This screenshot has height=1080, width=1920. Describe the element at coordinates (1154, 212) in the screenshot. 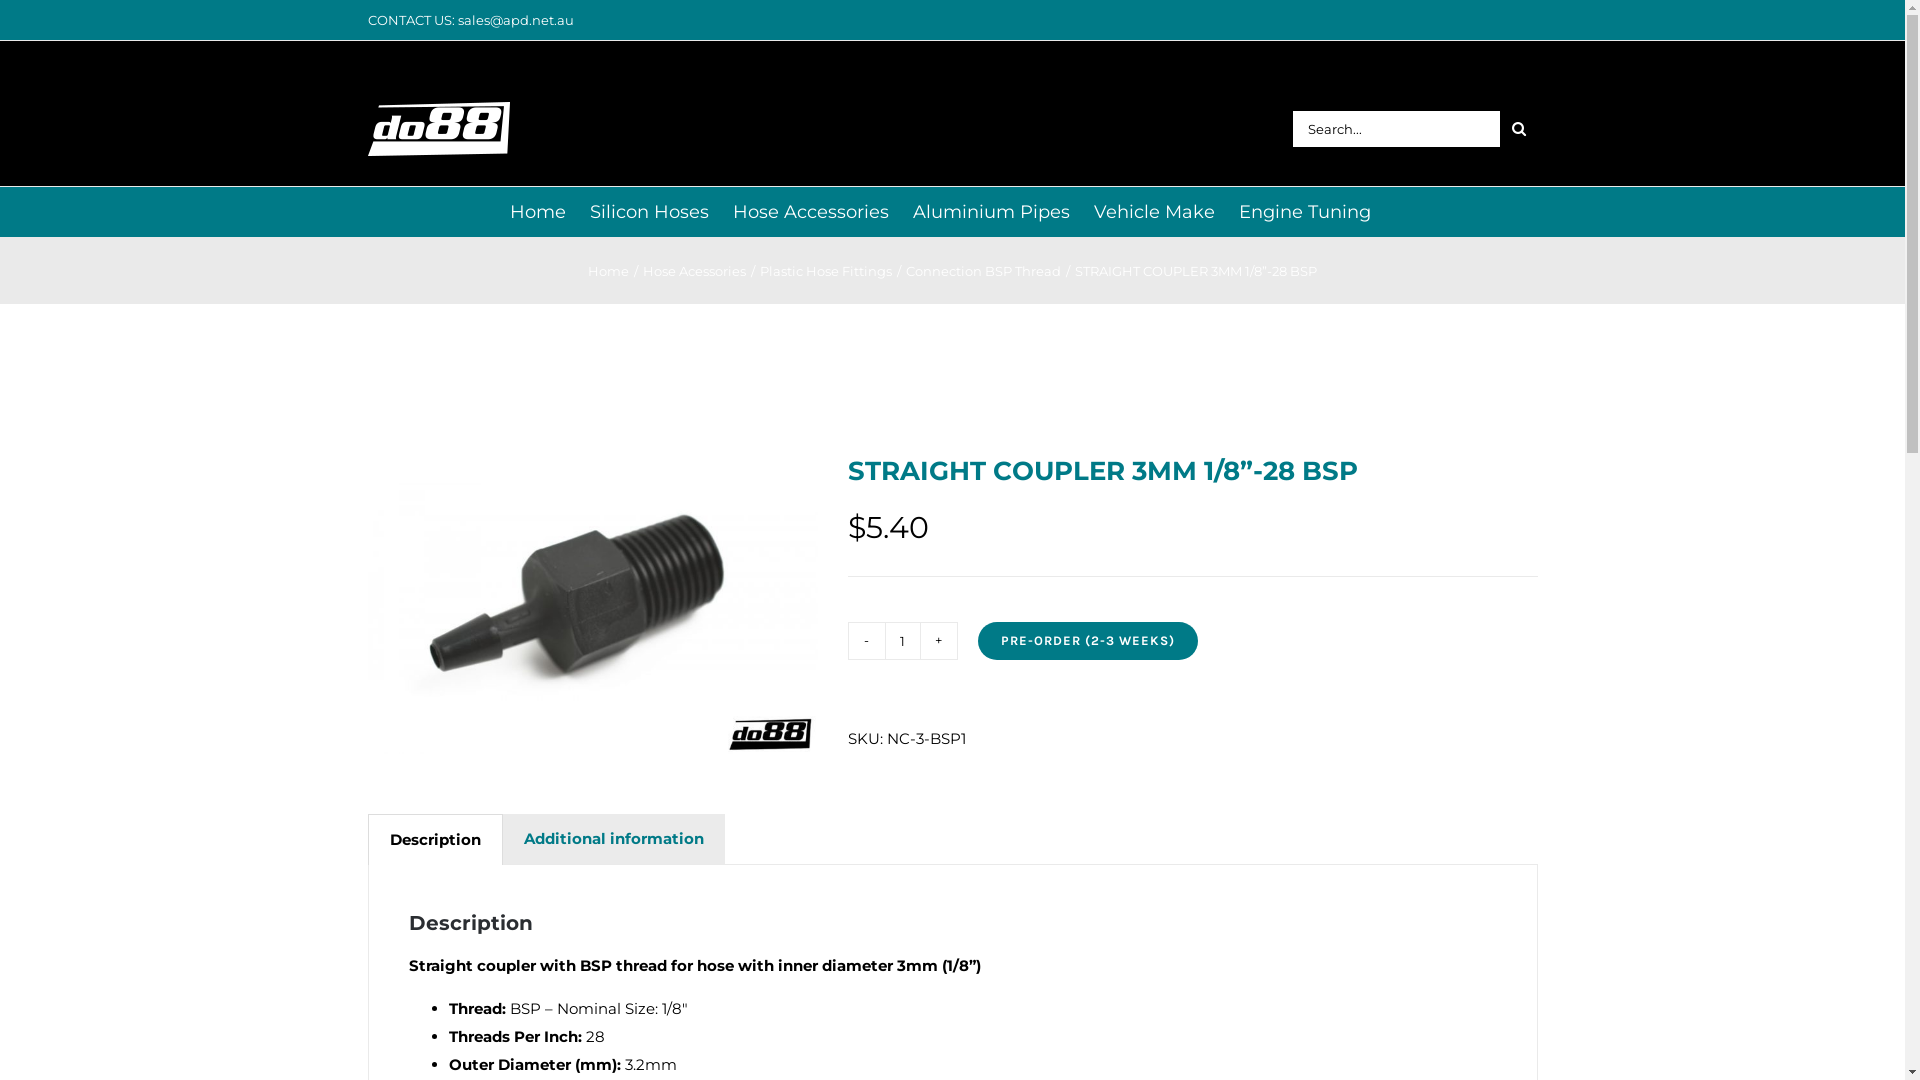

I see `'Vehicle Make'` at that location.